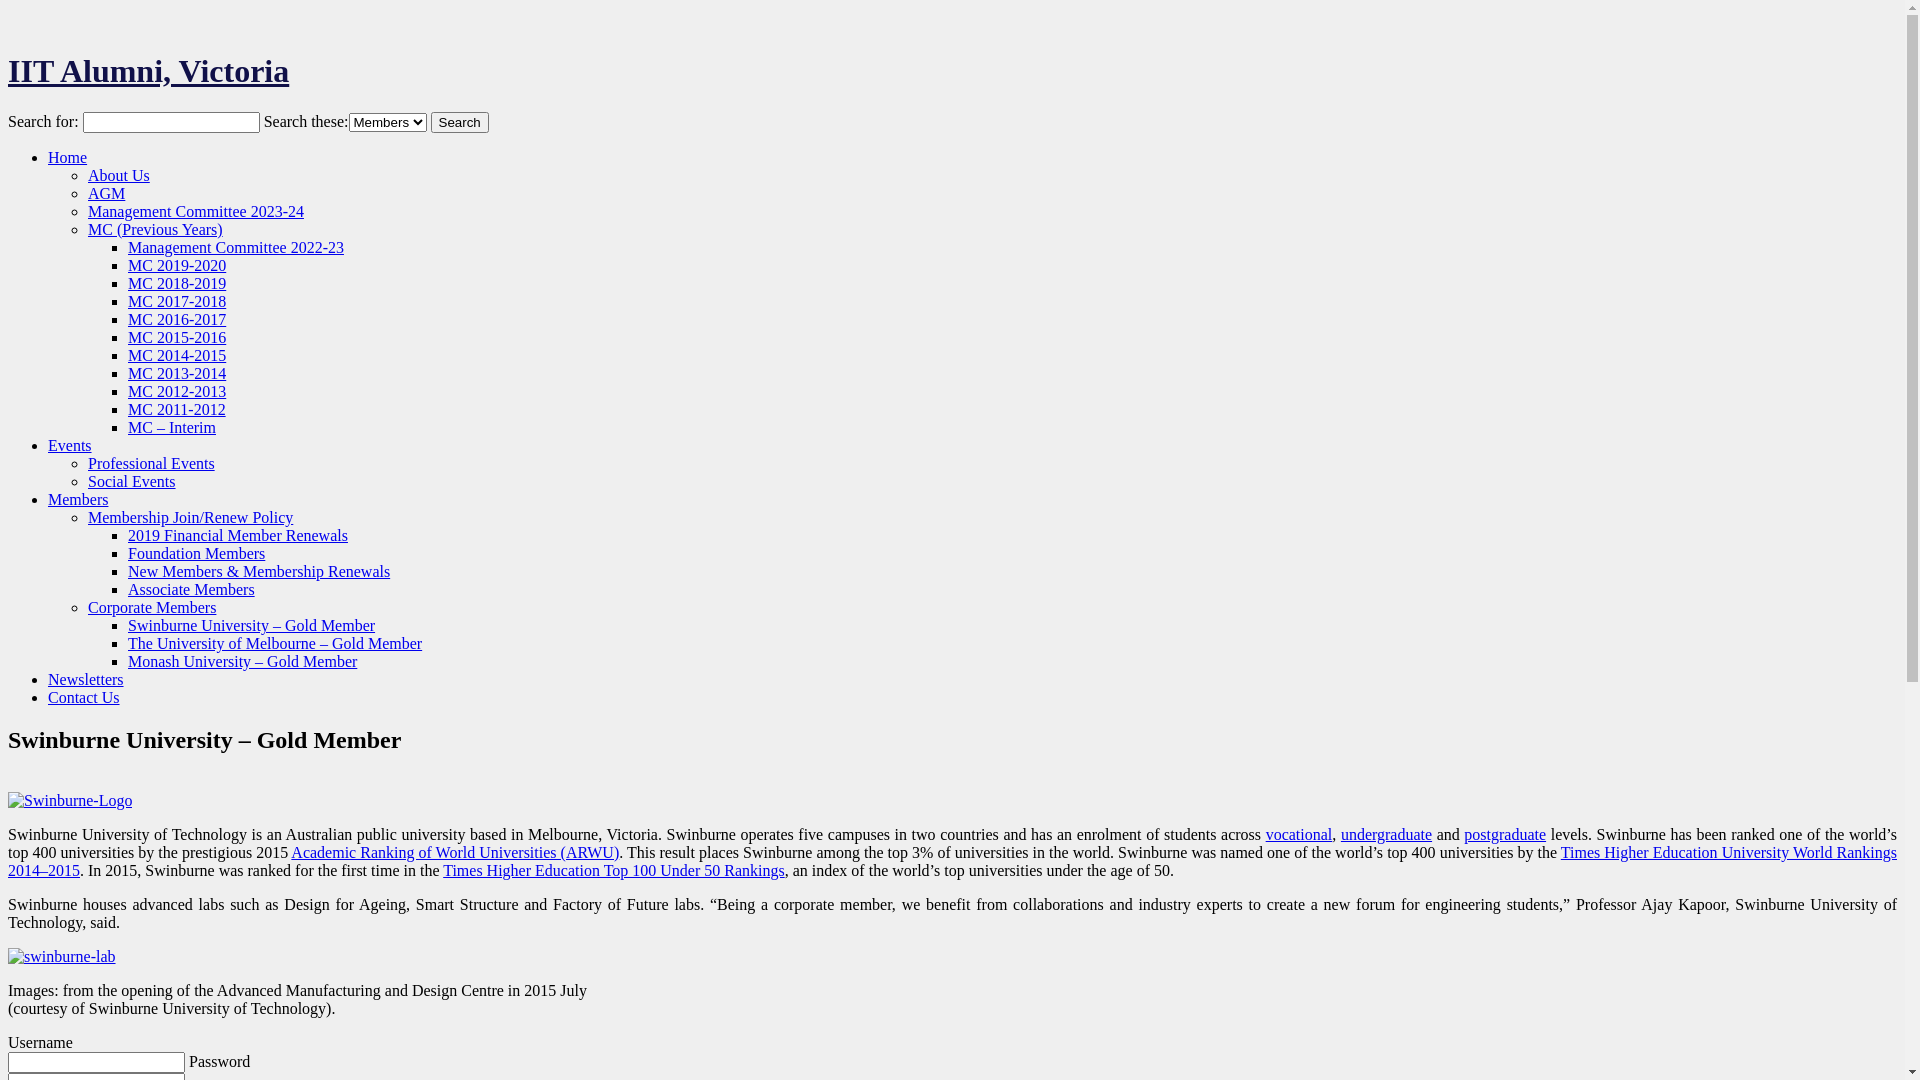 This screenshot has height=1080, width=1920. What do you see at coordinates (85, 678) in the screenshot?
I see `'Newsletters'` at bounding box center [85, 678].